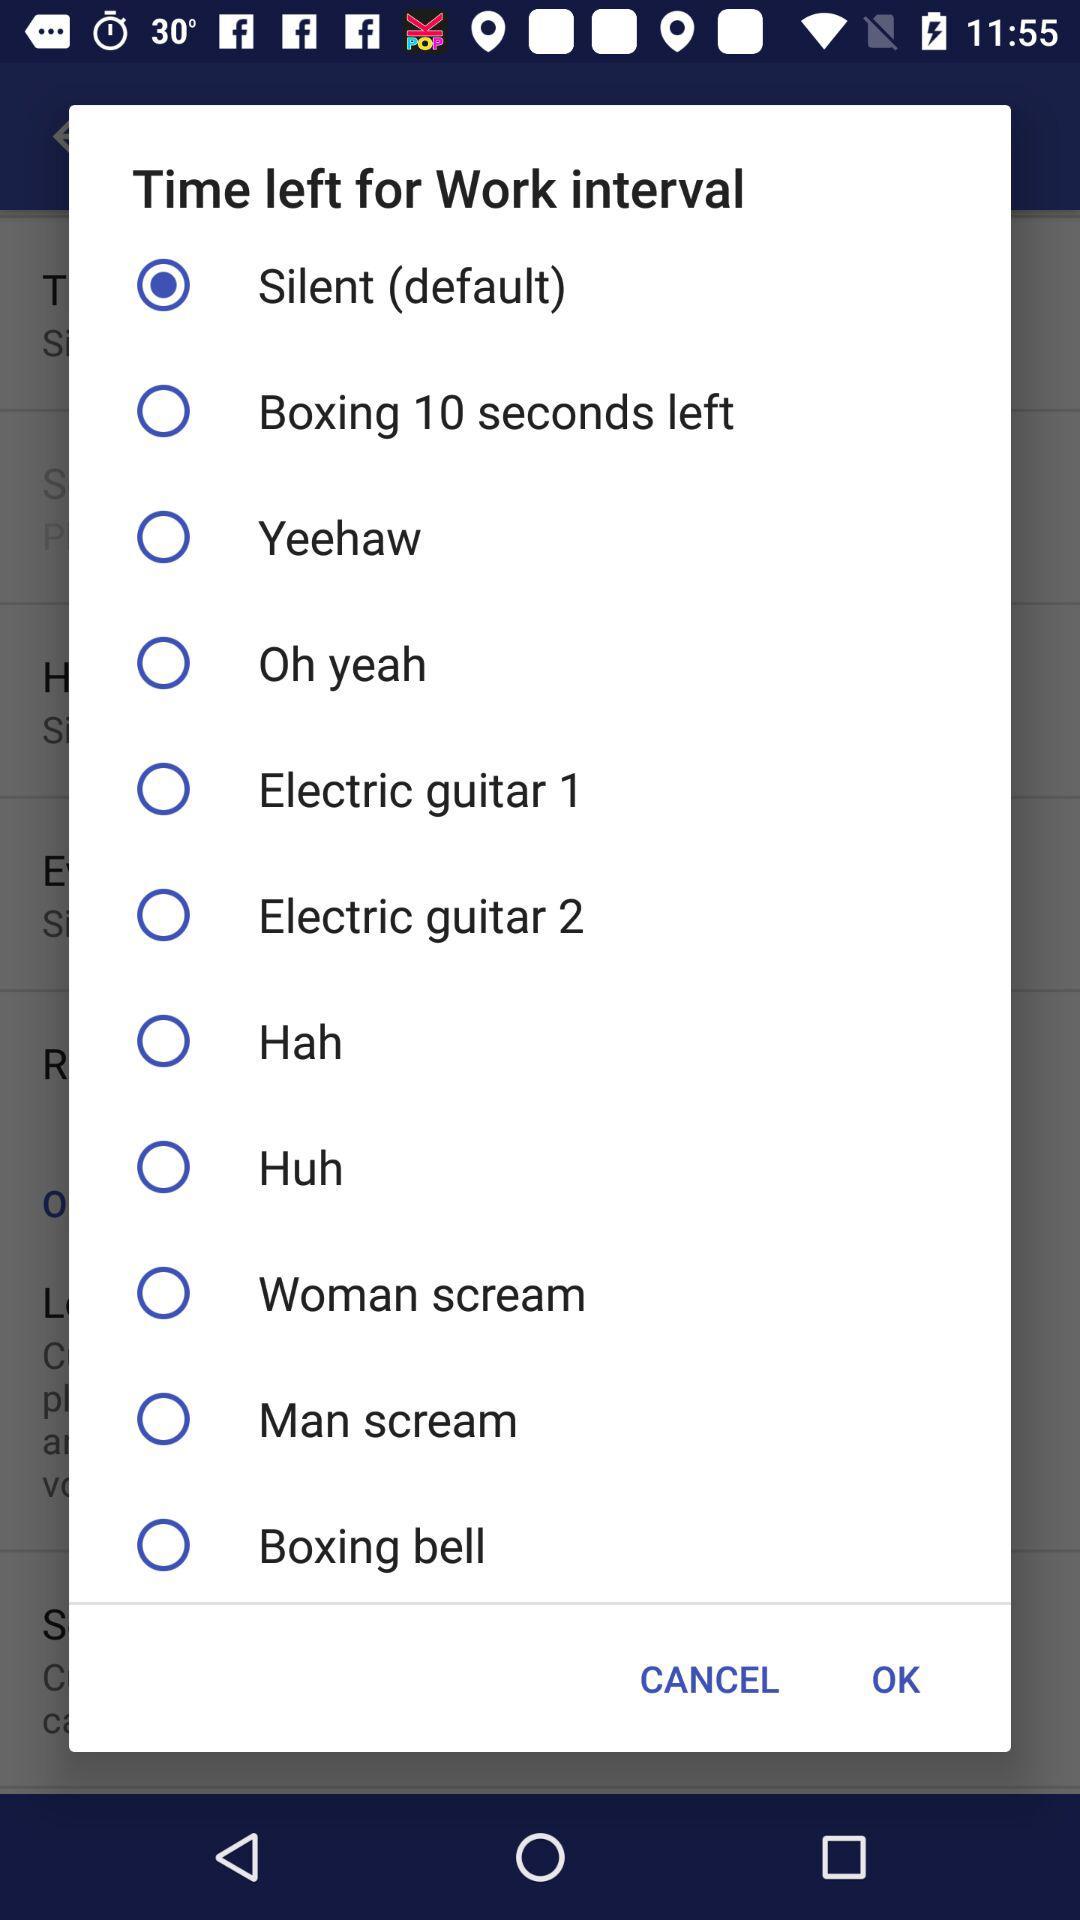 This screenshot has width=1080, height=1920. I want to click on icon next to the ok item, so click(708, 1678).